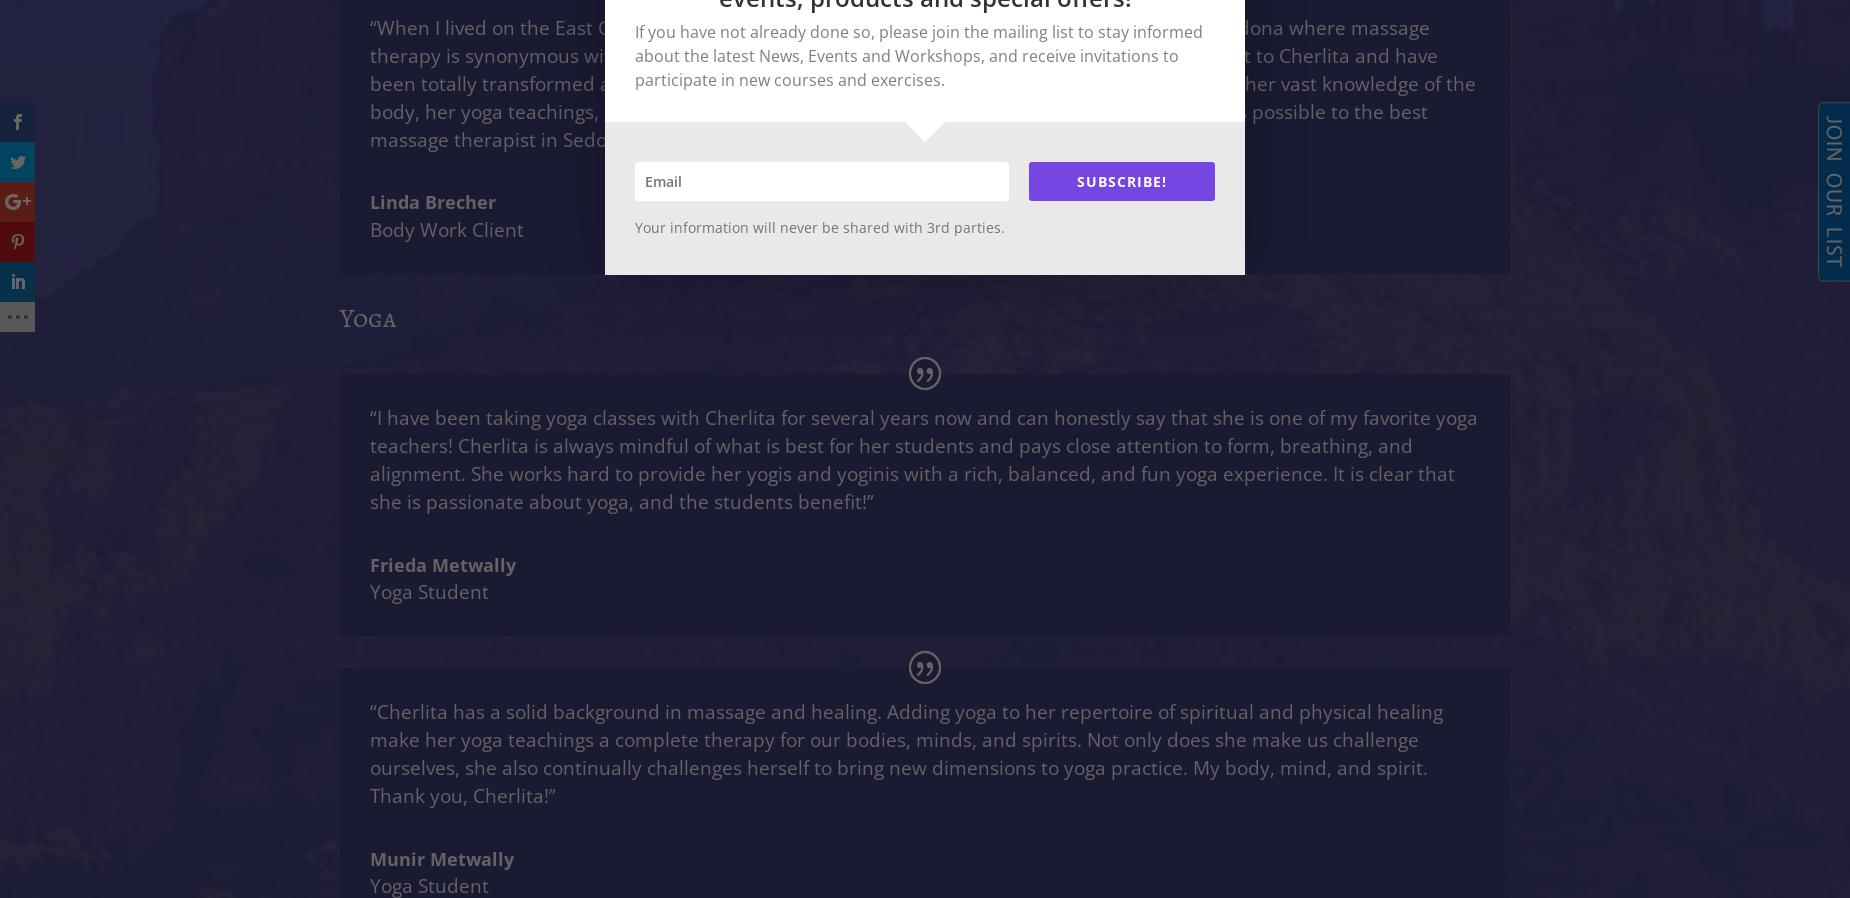 The width and height of the screenshot is (1850, 898). Describe the element at coordinates (819, 226) in the screenshot. I see `'Your information will never be shared with 3rd parties.'` at that location.